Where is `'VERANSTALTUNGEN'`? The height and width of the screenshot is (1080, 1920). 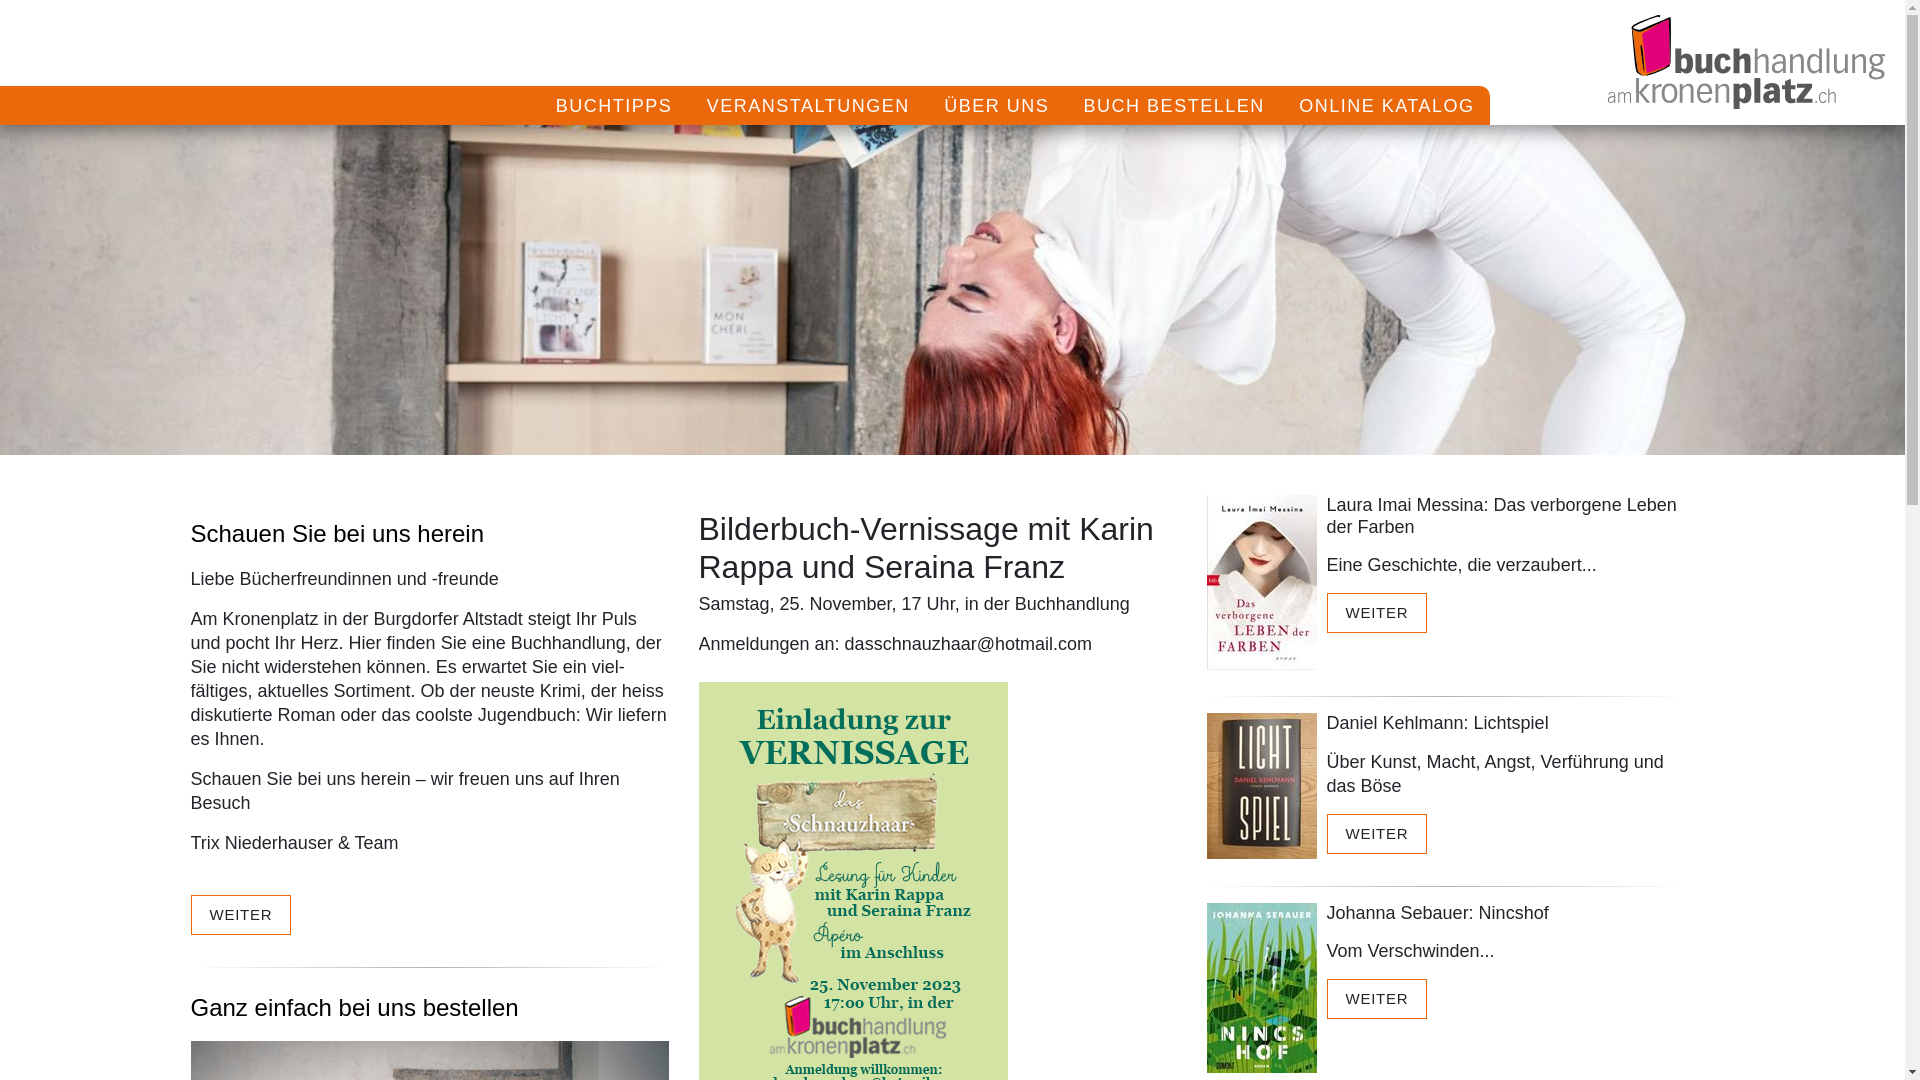
'VERANSTALTUNGEN' is located at coordinates (808, 105).